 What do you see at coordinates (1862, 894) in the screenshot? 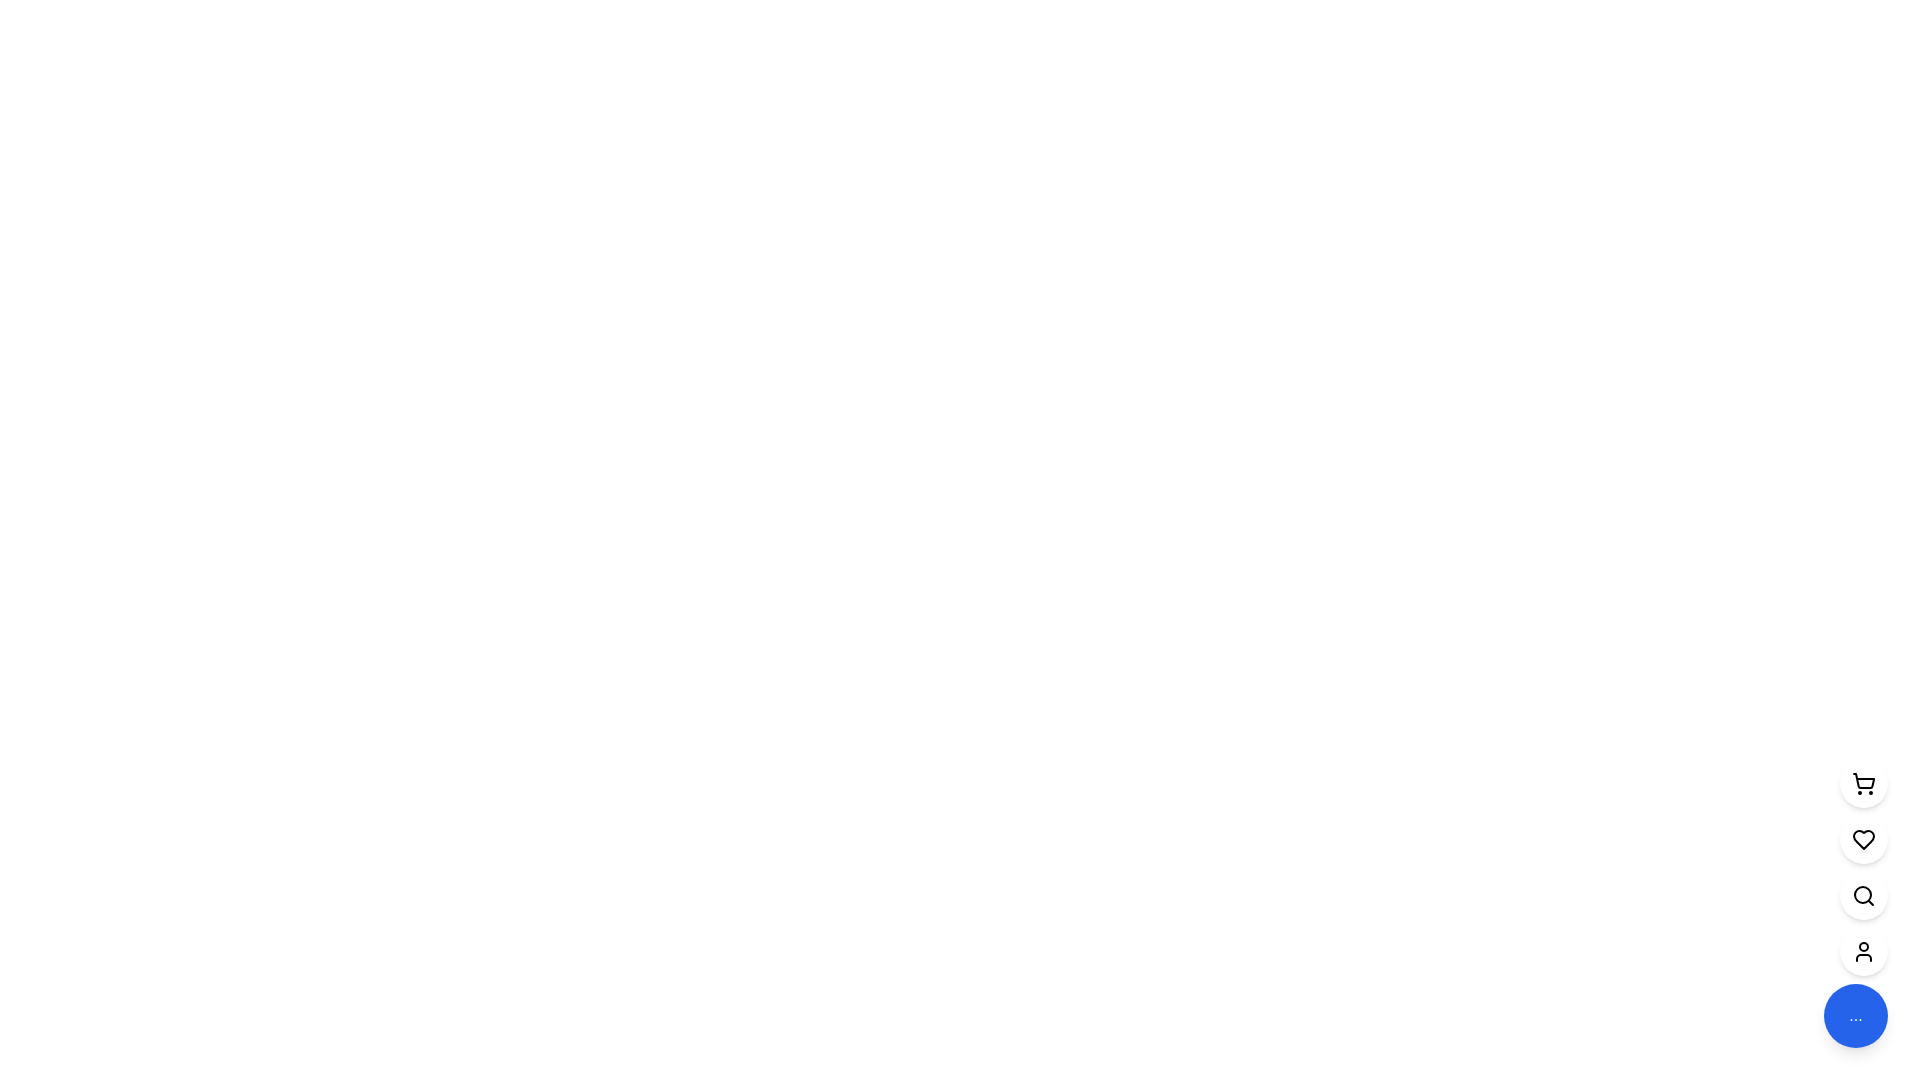
I see `the search icon, represented by a magnifying glass, located in the vertical toolbar near the right edge of the interface, which is the third icon in the sequence` at bounding box center [1862, 894].